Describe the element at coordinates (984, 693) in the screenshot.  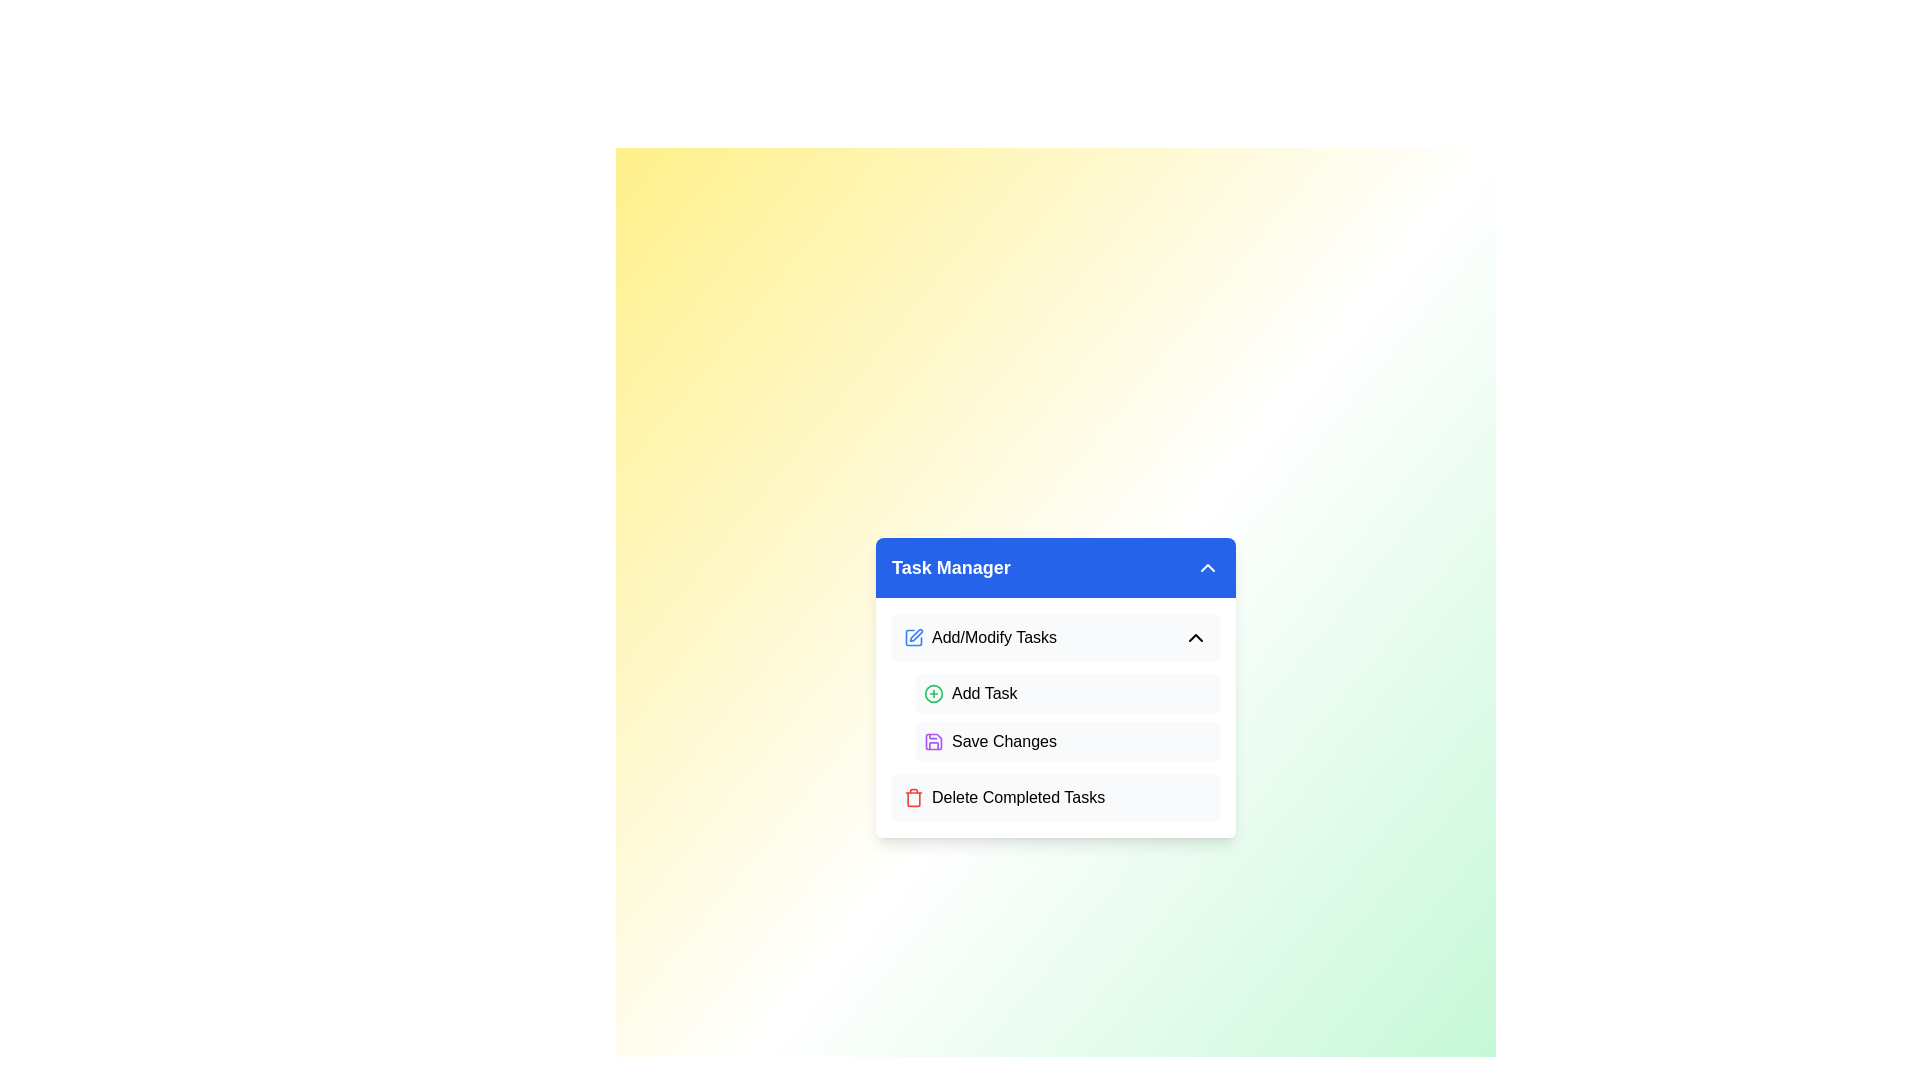
I see `the text label that is part of the button for adding a new task, located below the 'Add/Modify Tasks' section within the 'Task Manager' panel` at that location.